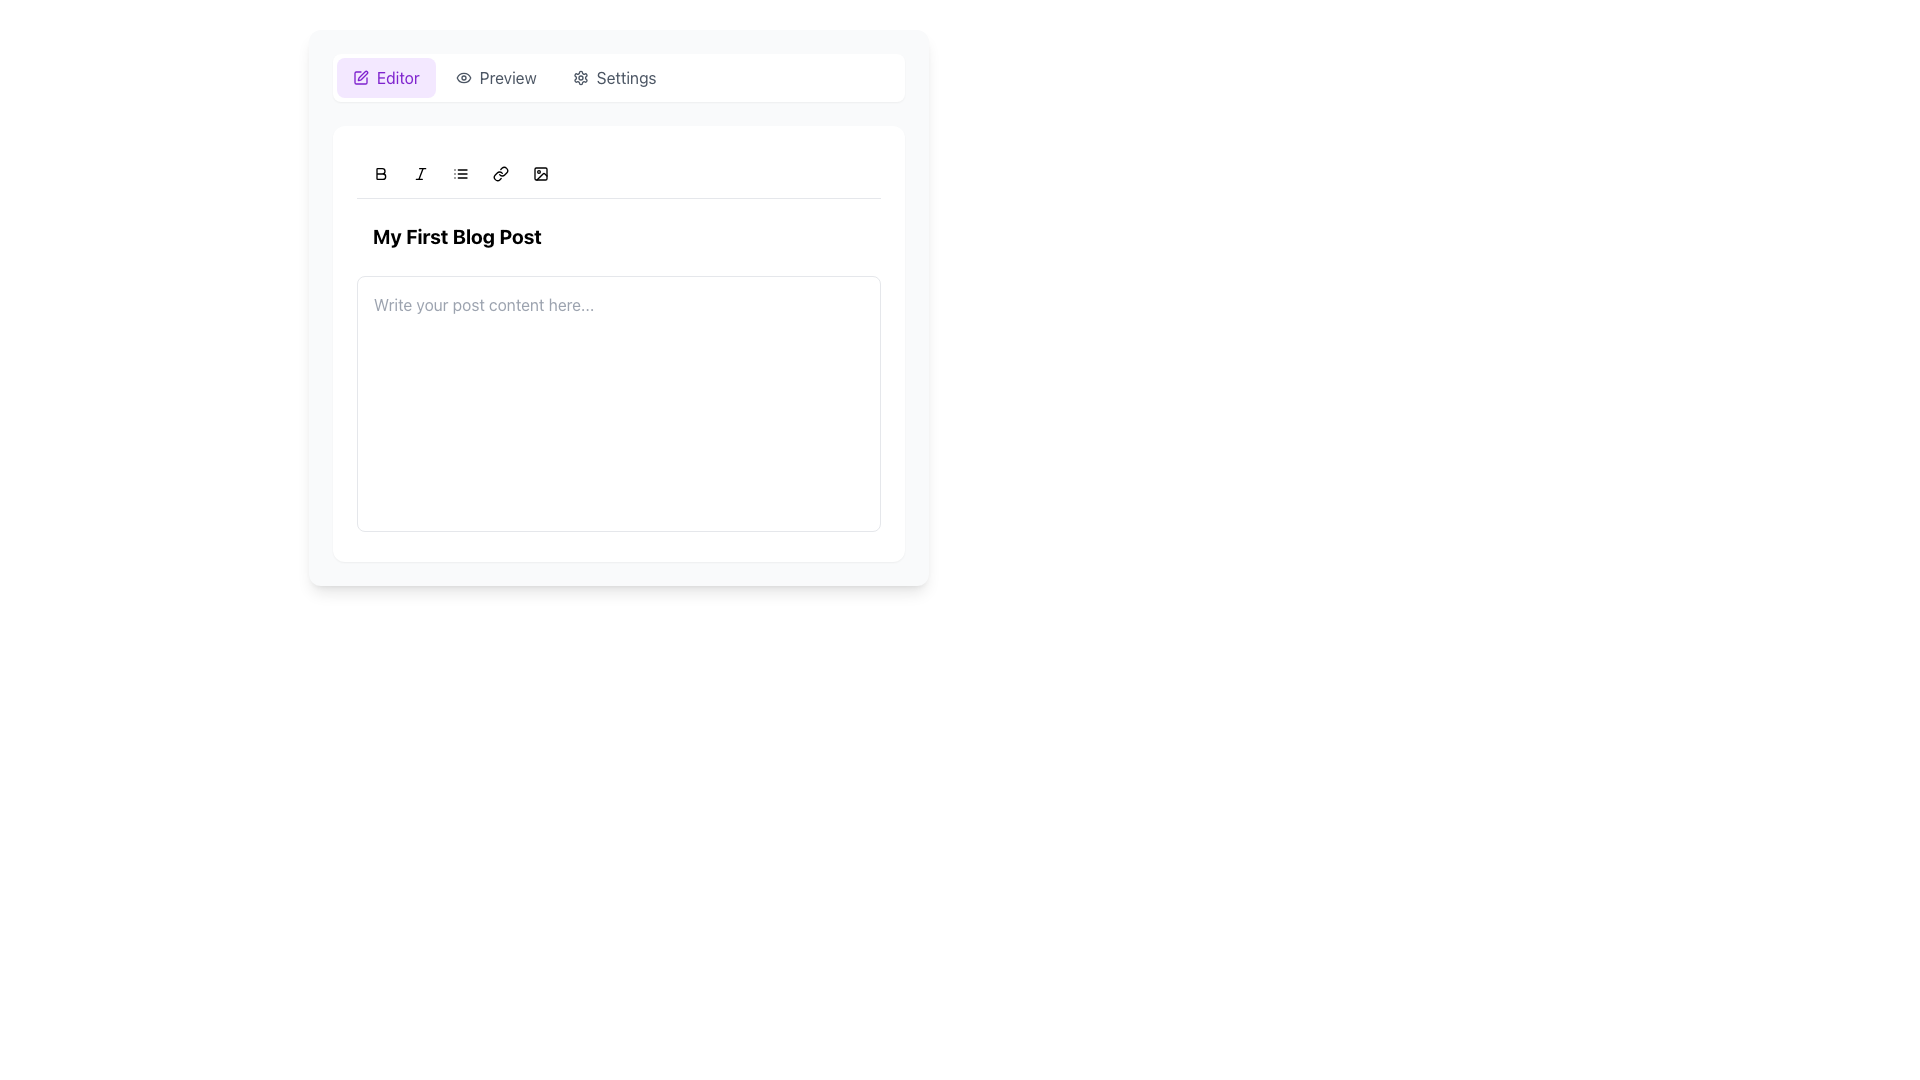 The image size is (1920, 1080). What do you see at coordinates (386, 76) in the screenshot?
I see `the 'Editor' button, which is a purple rounded rectangle with a pencil icon, located at the top-left of the interface` at bounding box center [386, 76].